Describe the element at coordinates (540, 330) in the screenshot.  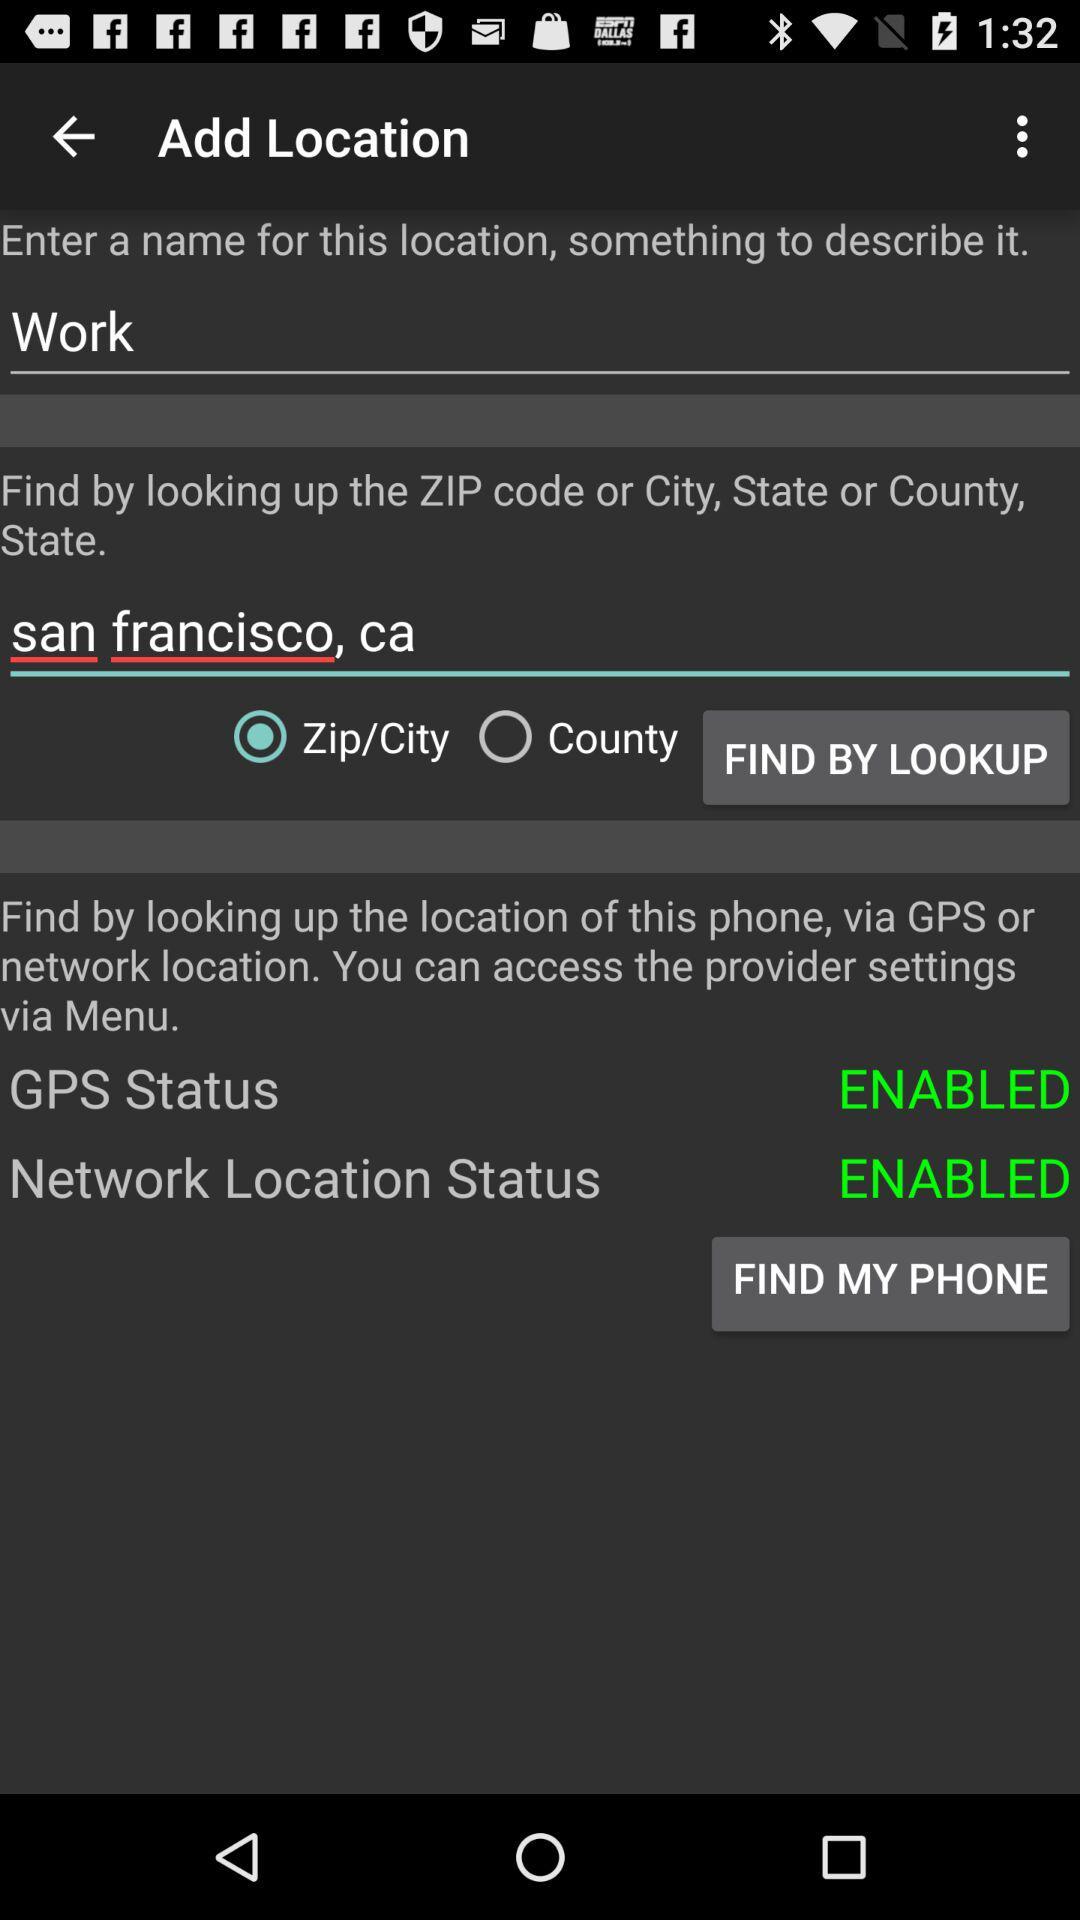
I see `the item below enter a name` at that location.